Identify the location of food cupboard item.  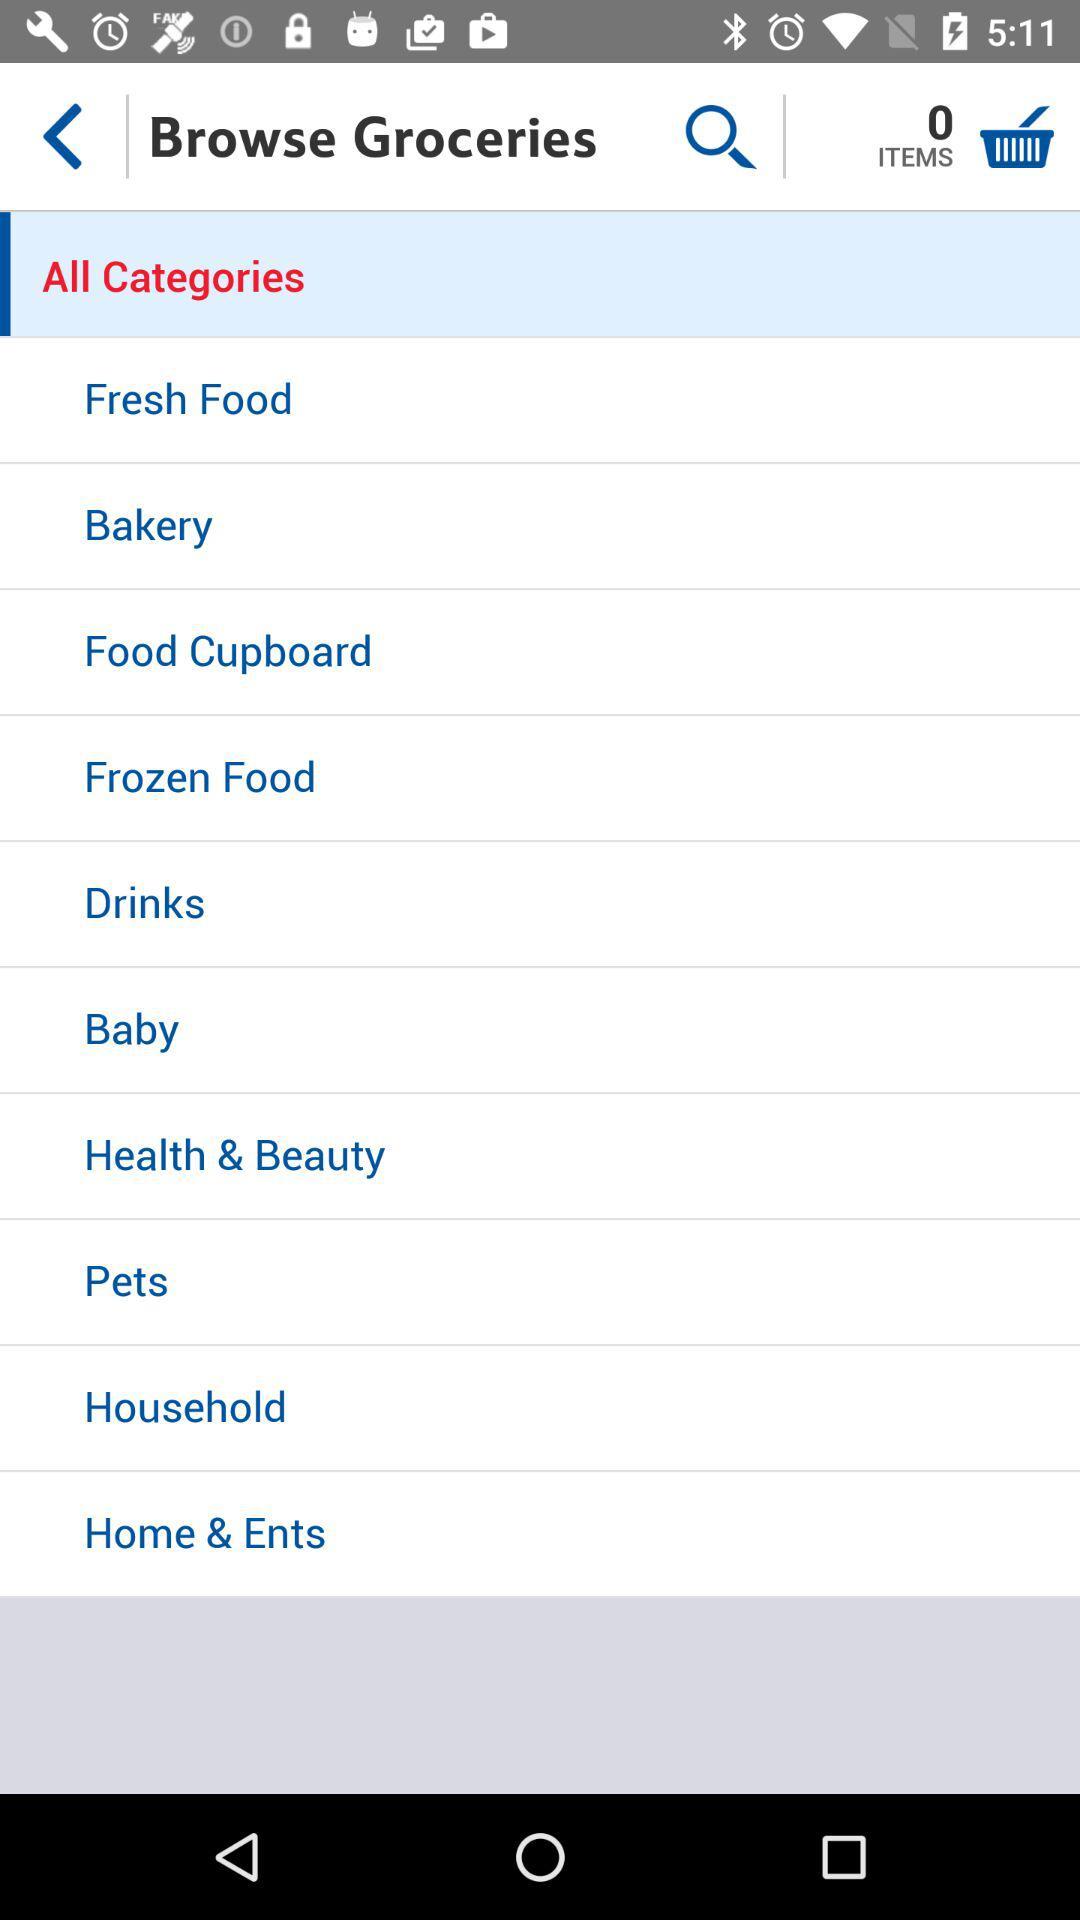
(540, 653).